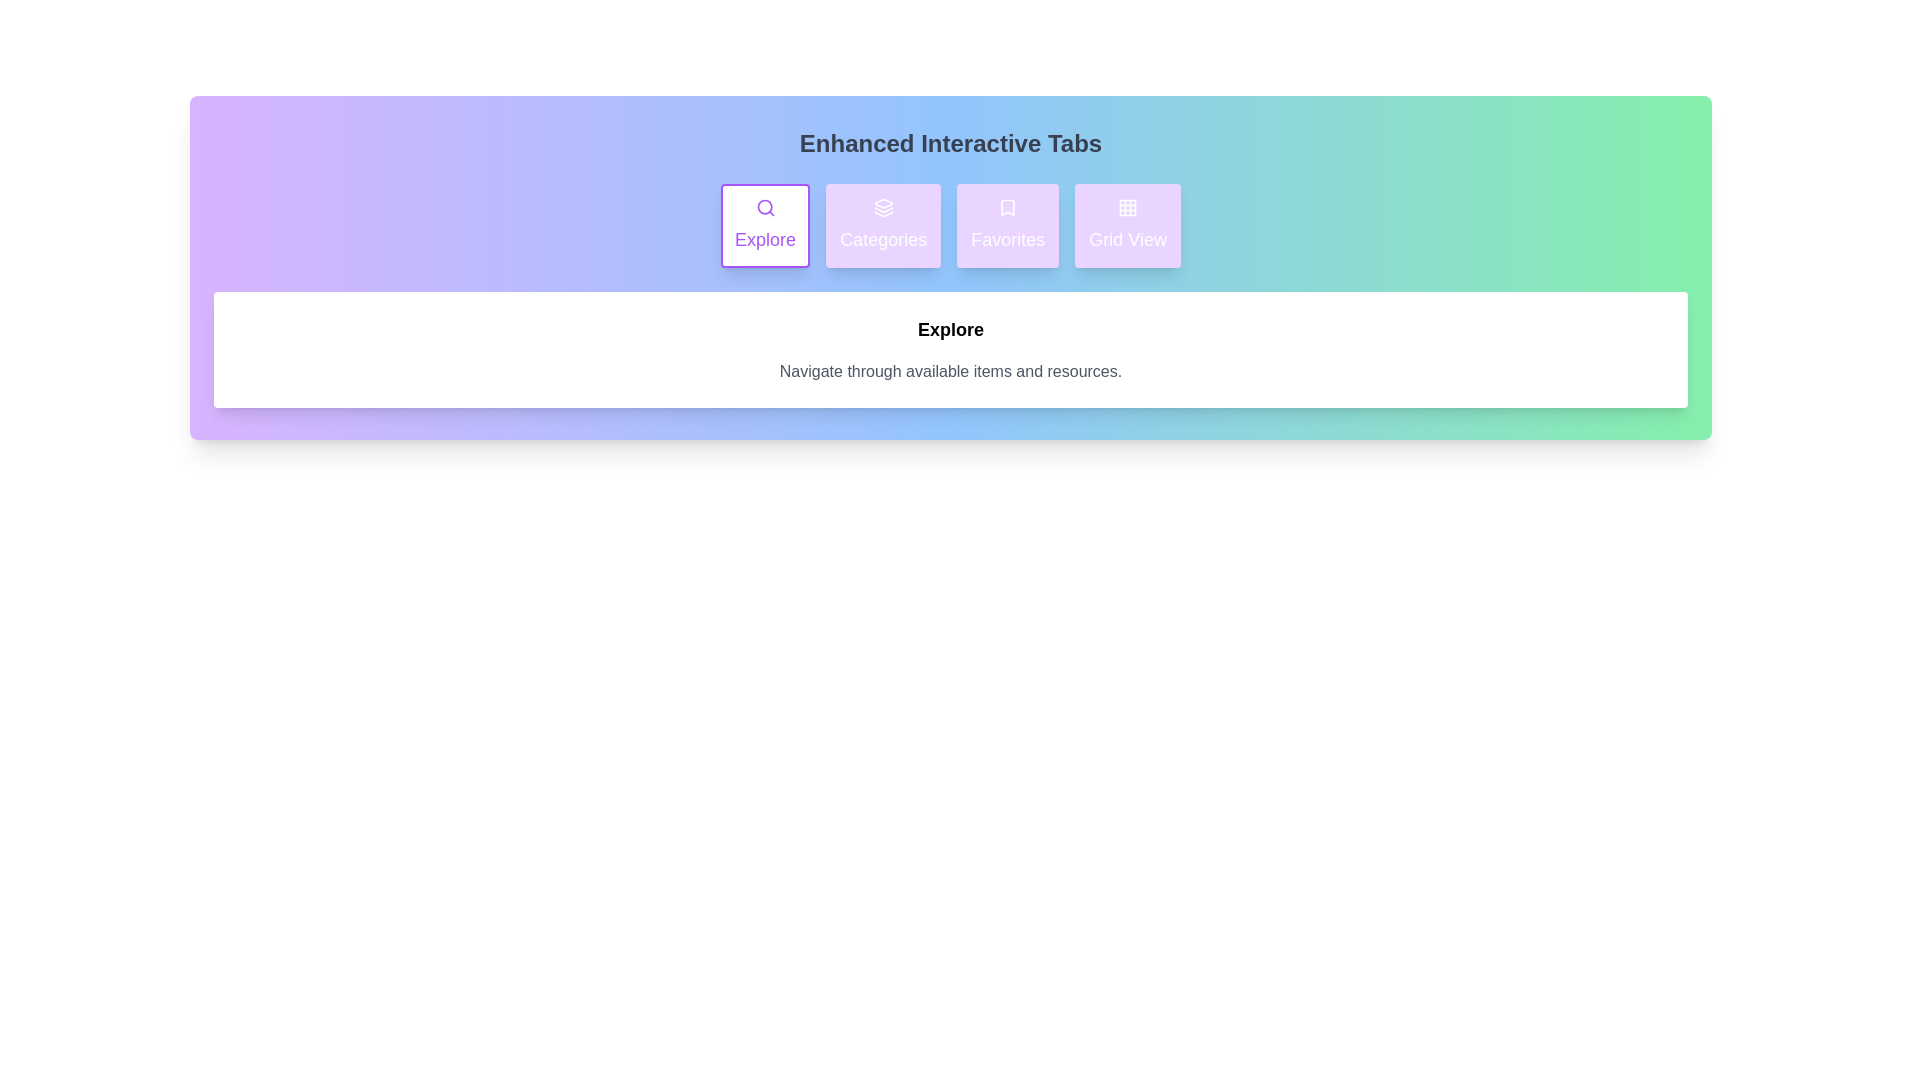 The width and height of the screenshot is (1920, 1080). I want to click on the tab labeled Explore to observe the hover effect, so click(763, 225).